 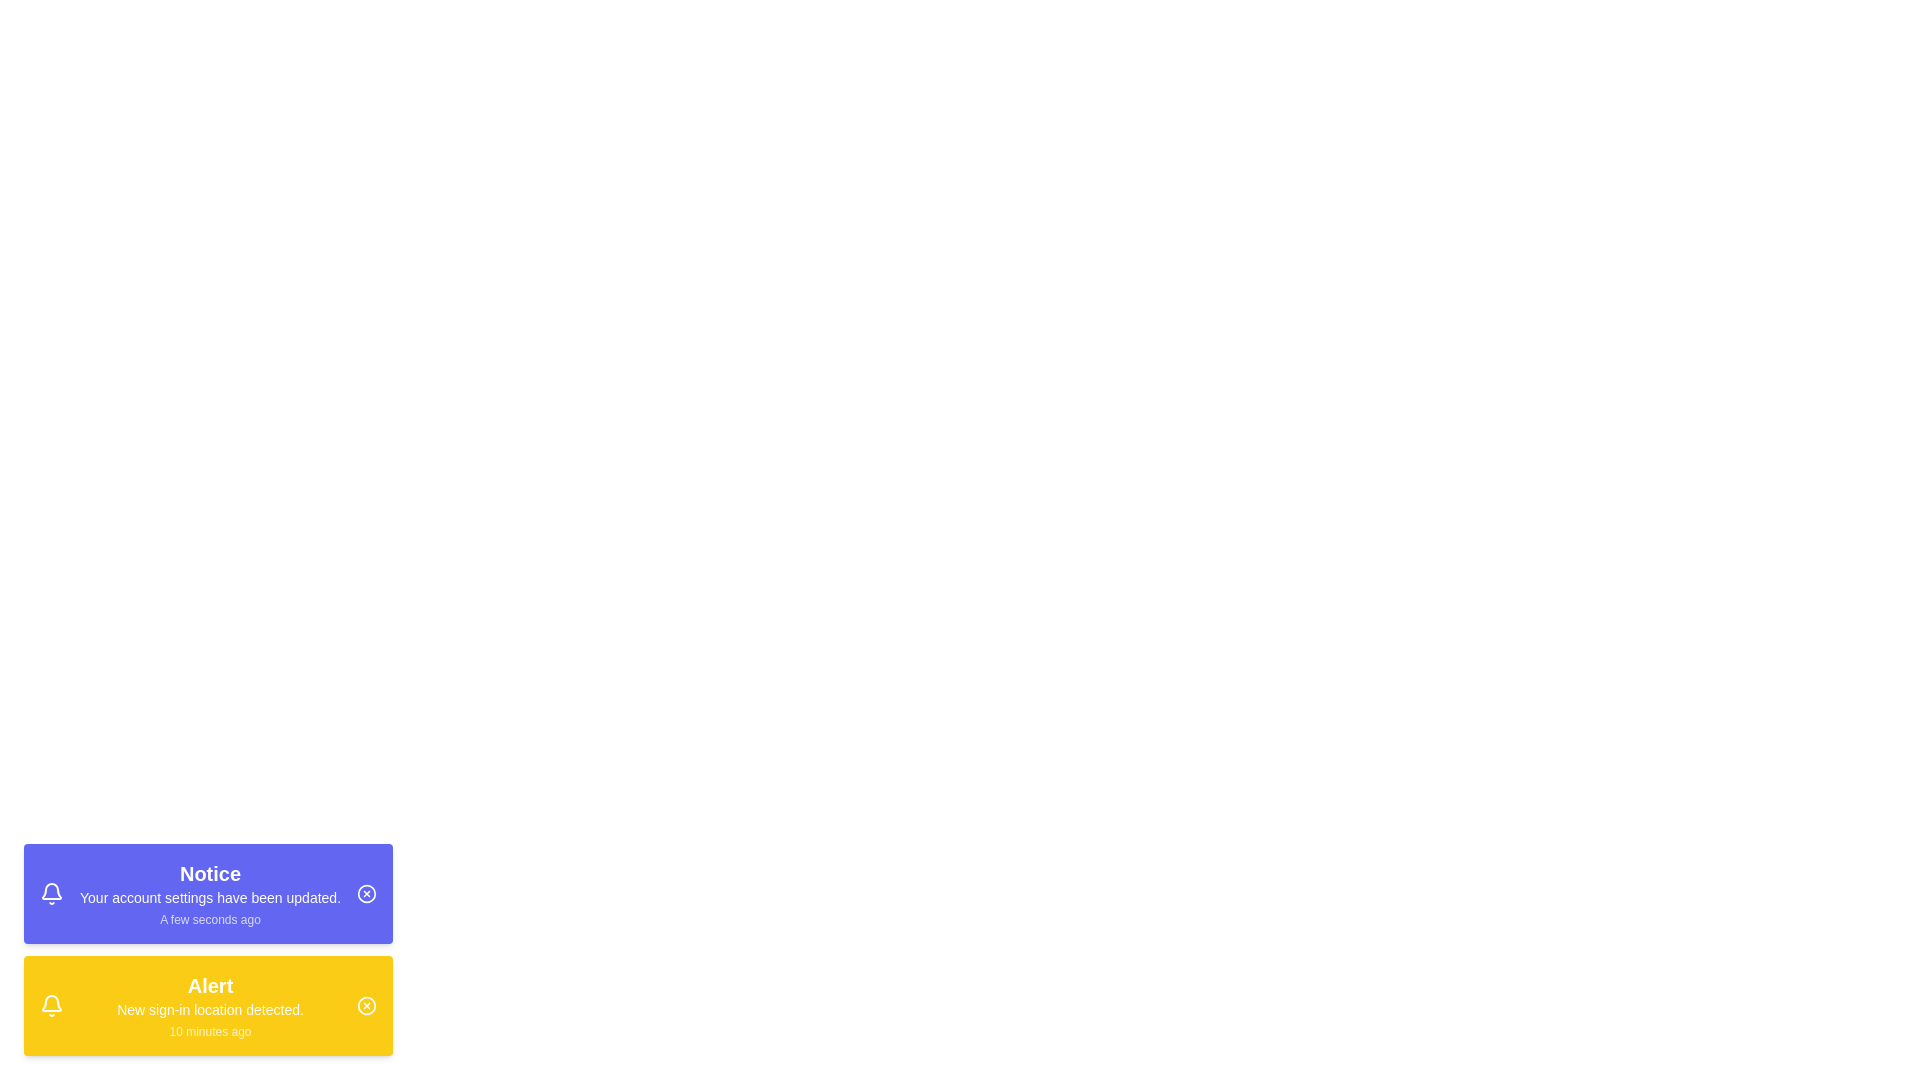 What do you see at coordinates (366, 893) in the screenshot?
I see `close button on the first notification to dismiss it` at bounding box center [366, 893].